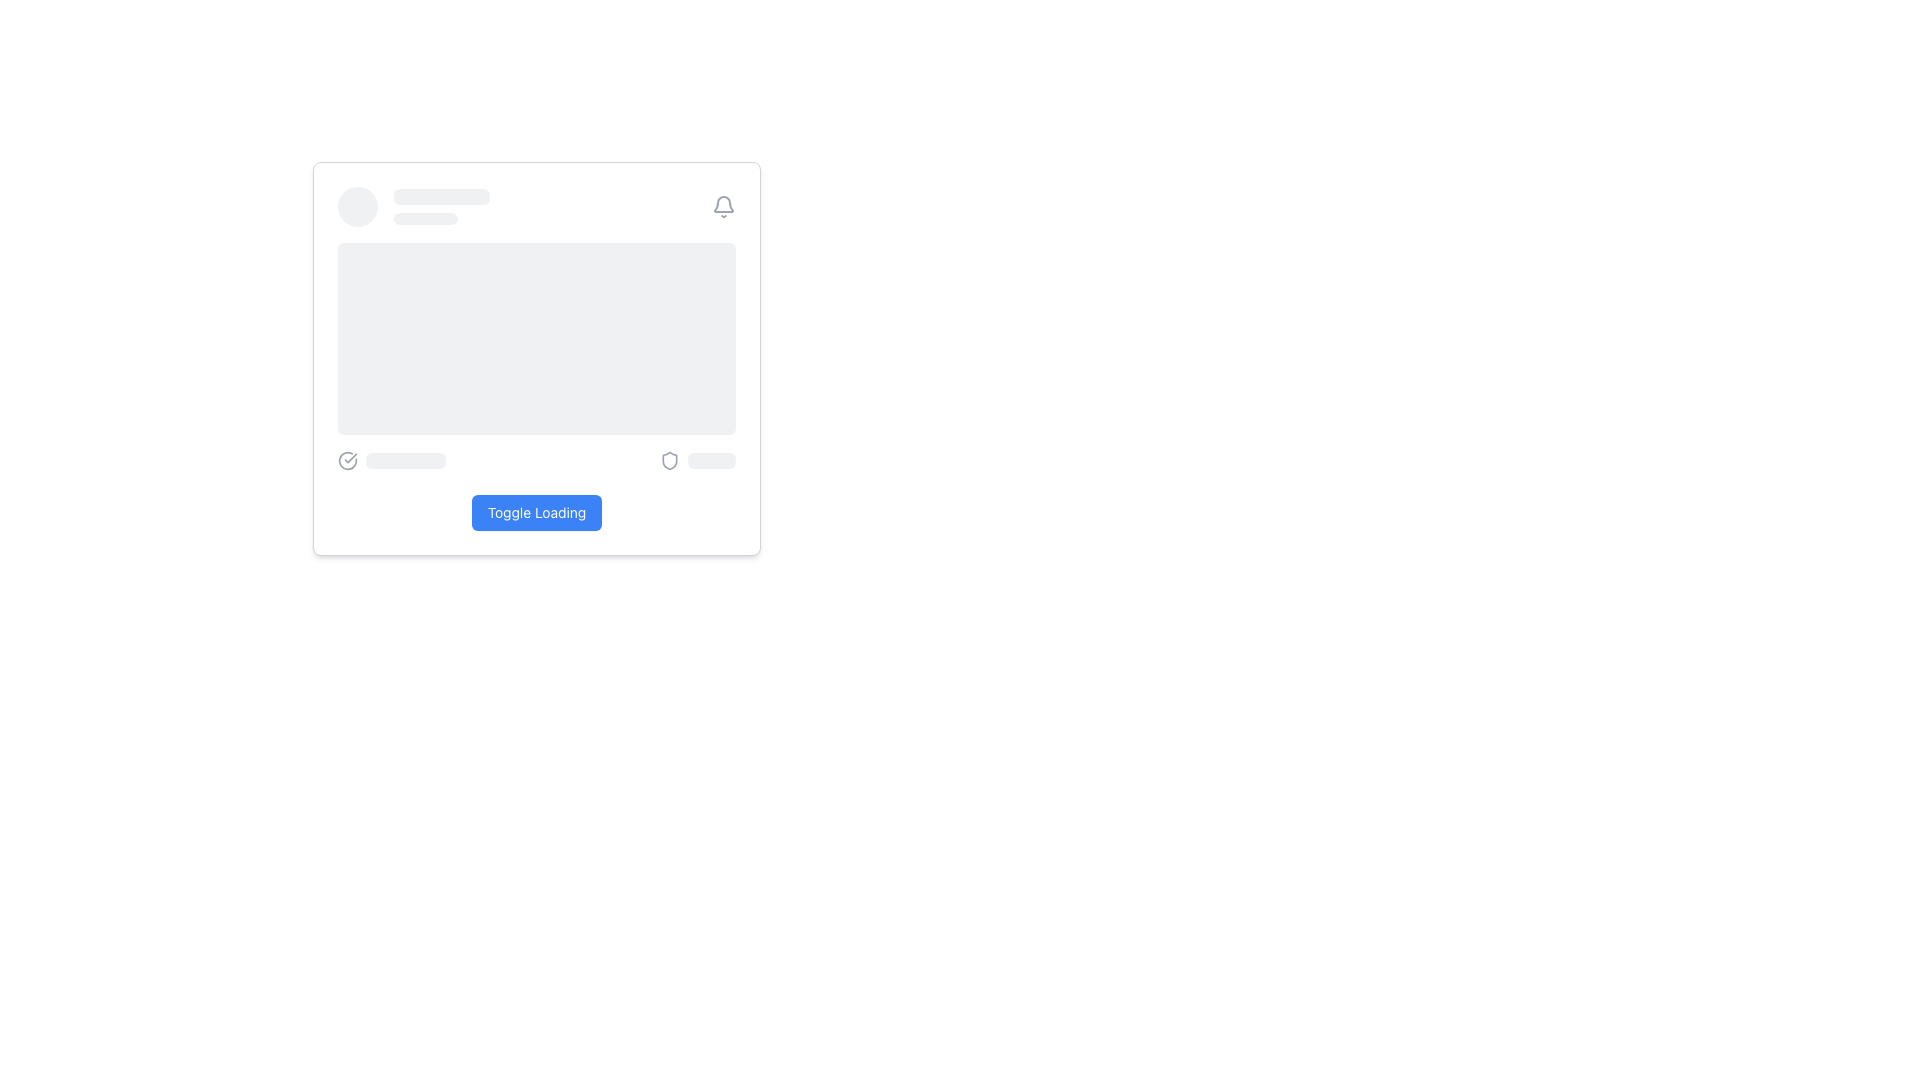 The height and width of the screenshot is (1080, 1920). I want to click on the 'Toggle Loading' button using keyboard navigation, so click(537, 512).